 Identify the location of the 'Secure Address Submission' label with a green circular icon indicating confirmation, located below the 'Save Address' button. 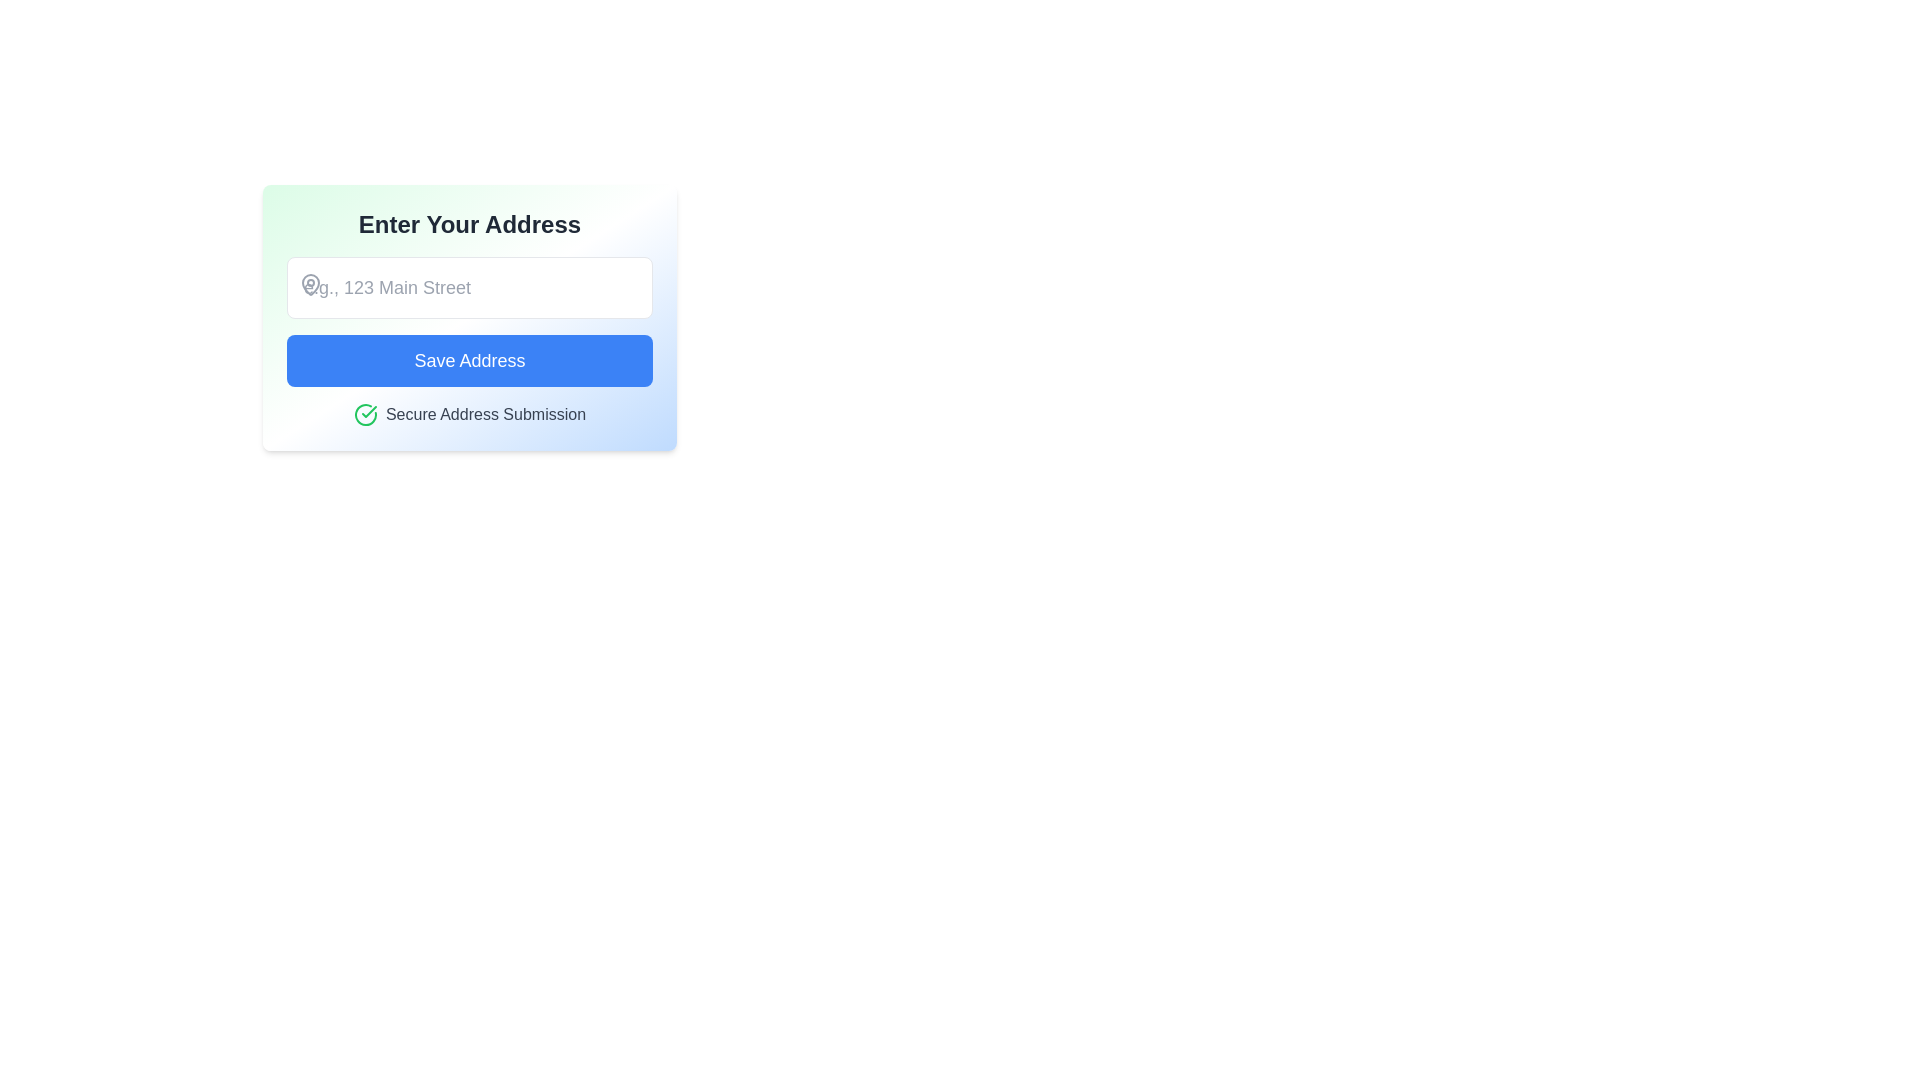
(469, 414).